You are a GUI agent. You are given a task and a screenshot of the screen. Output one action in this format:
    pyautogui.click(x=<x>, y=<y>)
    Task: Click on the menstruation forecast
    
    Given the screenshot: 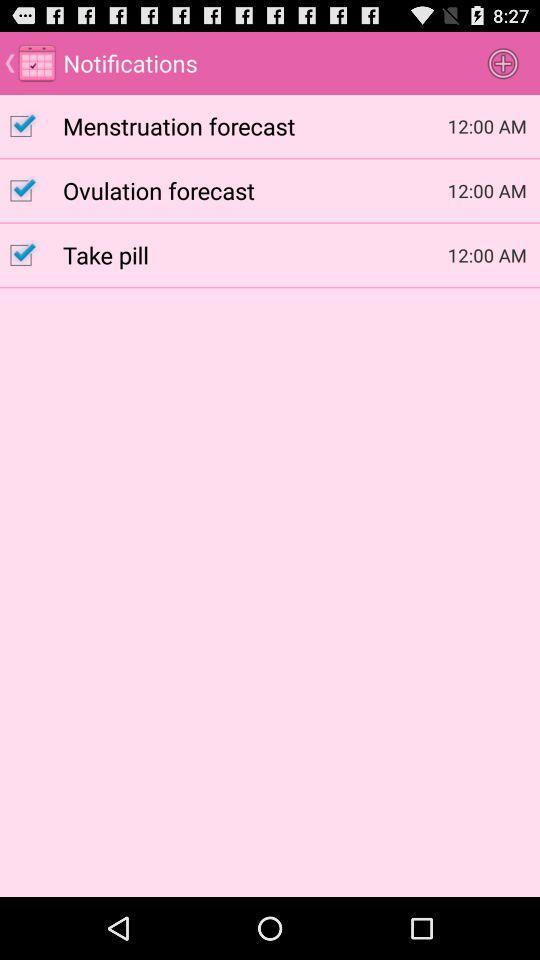 What is the action you would take?
    pyautogui.click(x=30, y=125)
    